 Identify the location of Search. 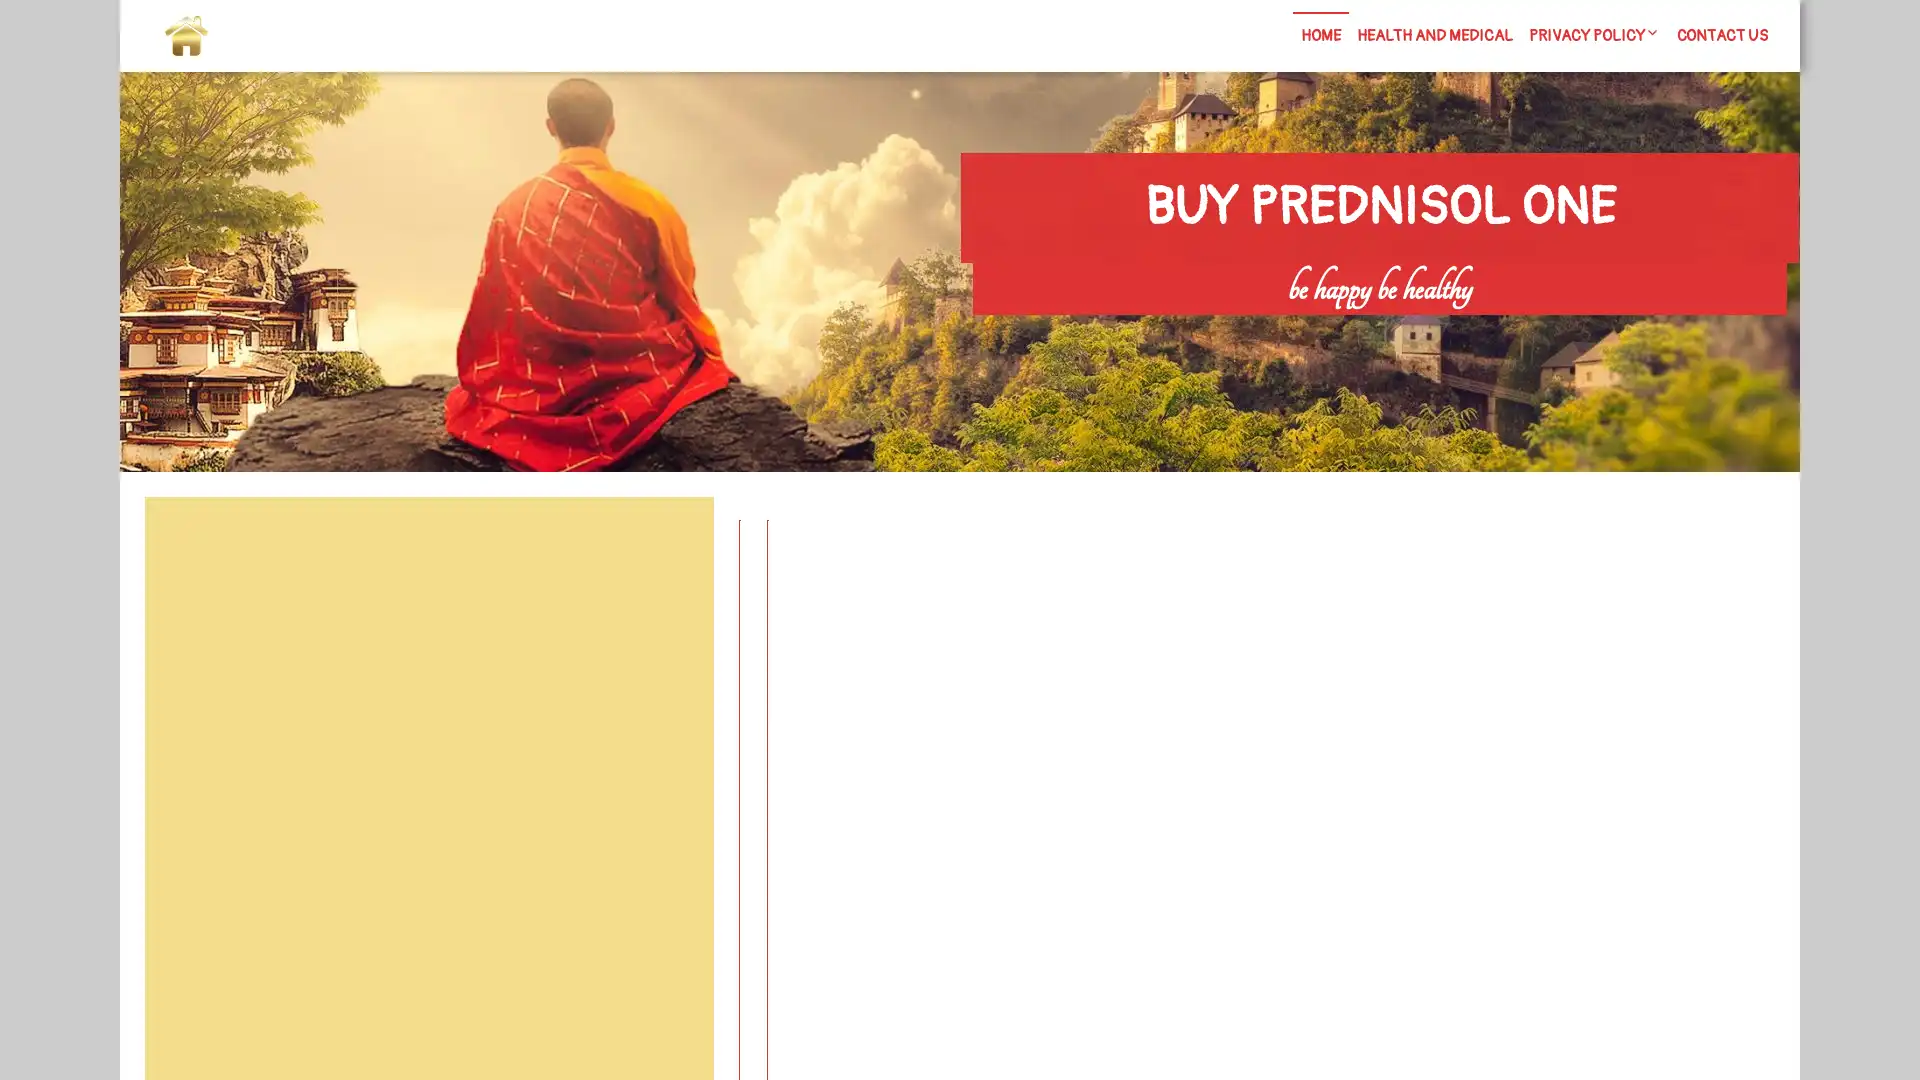
(667, 545).